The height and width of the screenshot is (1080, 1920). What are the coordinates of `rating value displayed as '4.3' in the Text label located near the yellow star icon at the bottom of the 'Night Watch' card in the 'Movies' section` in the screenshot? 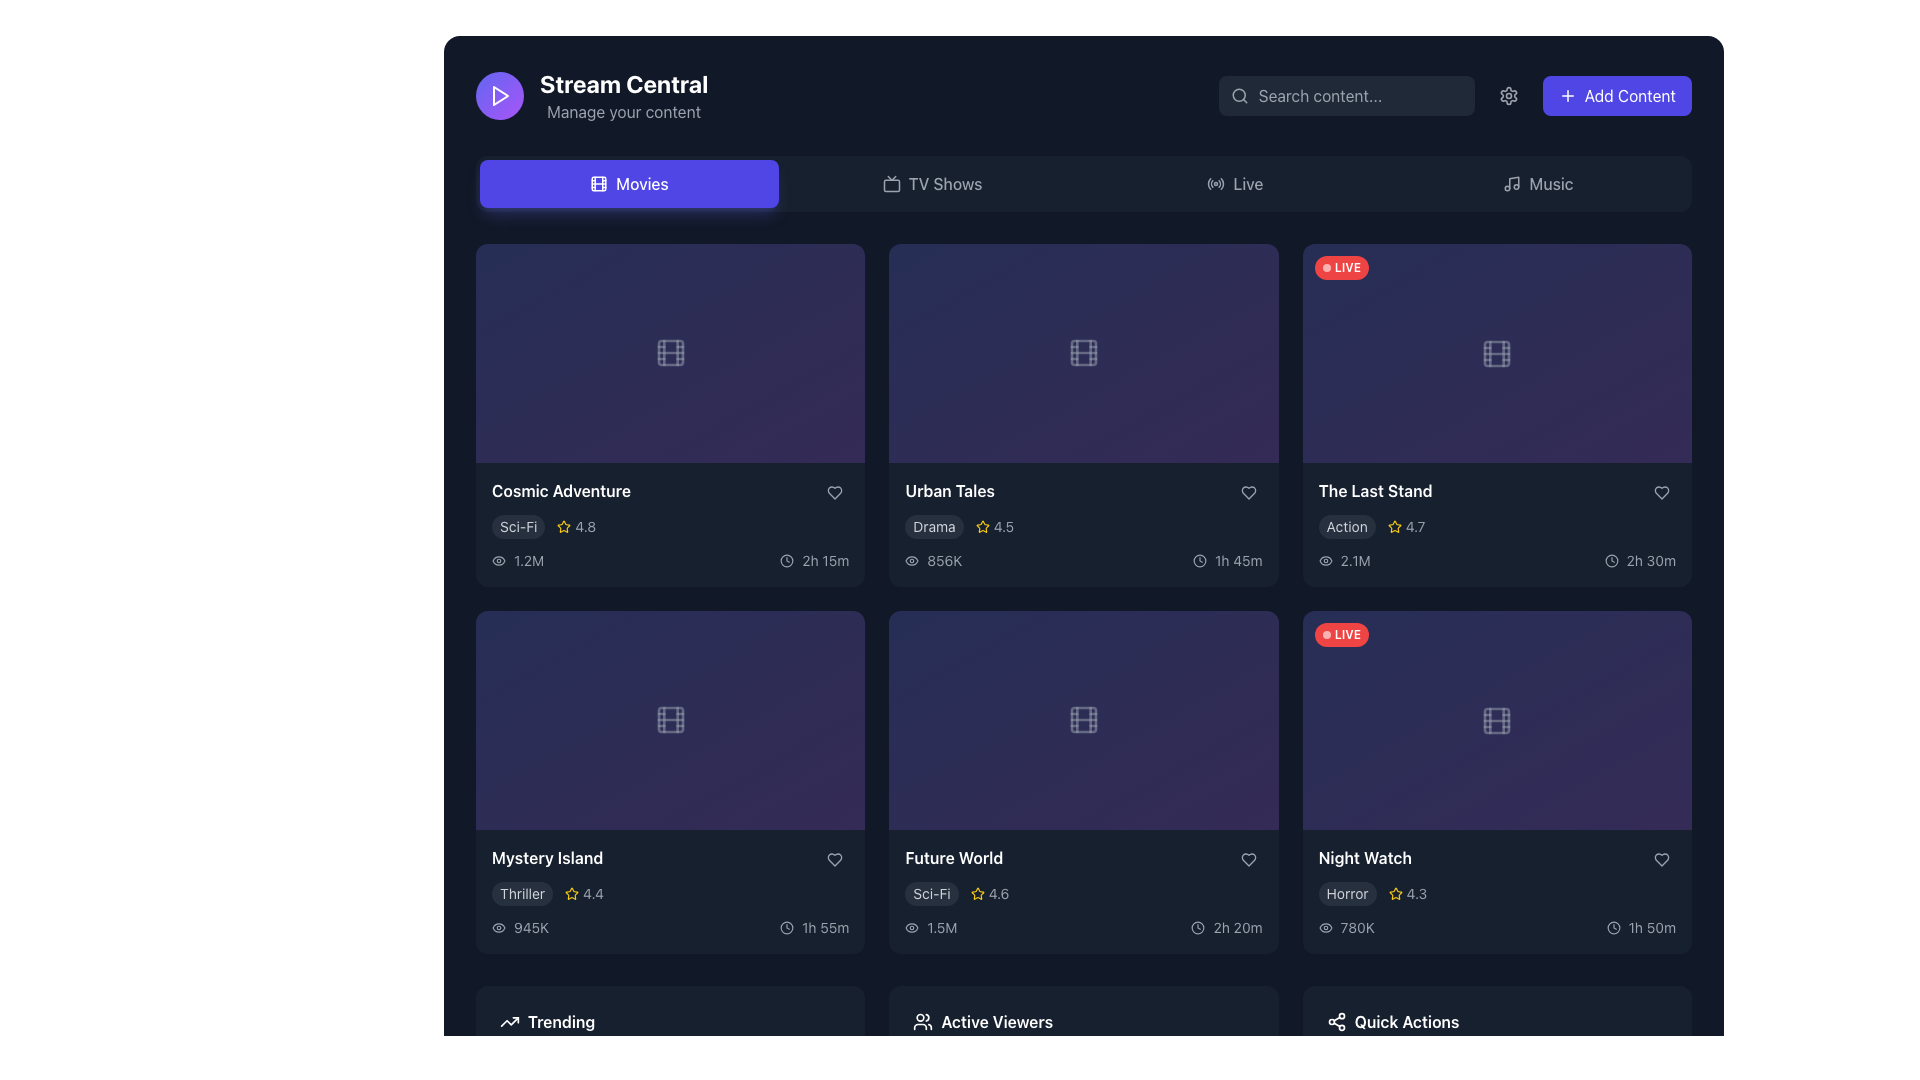 It's located at (1415, 893).